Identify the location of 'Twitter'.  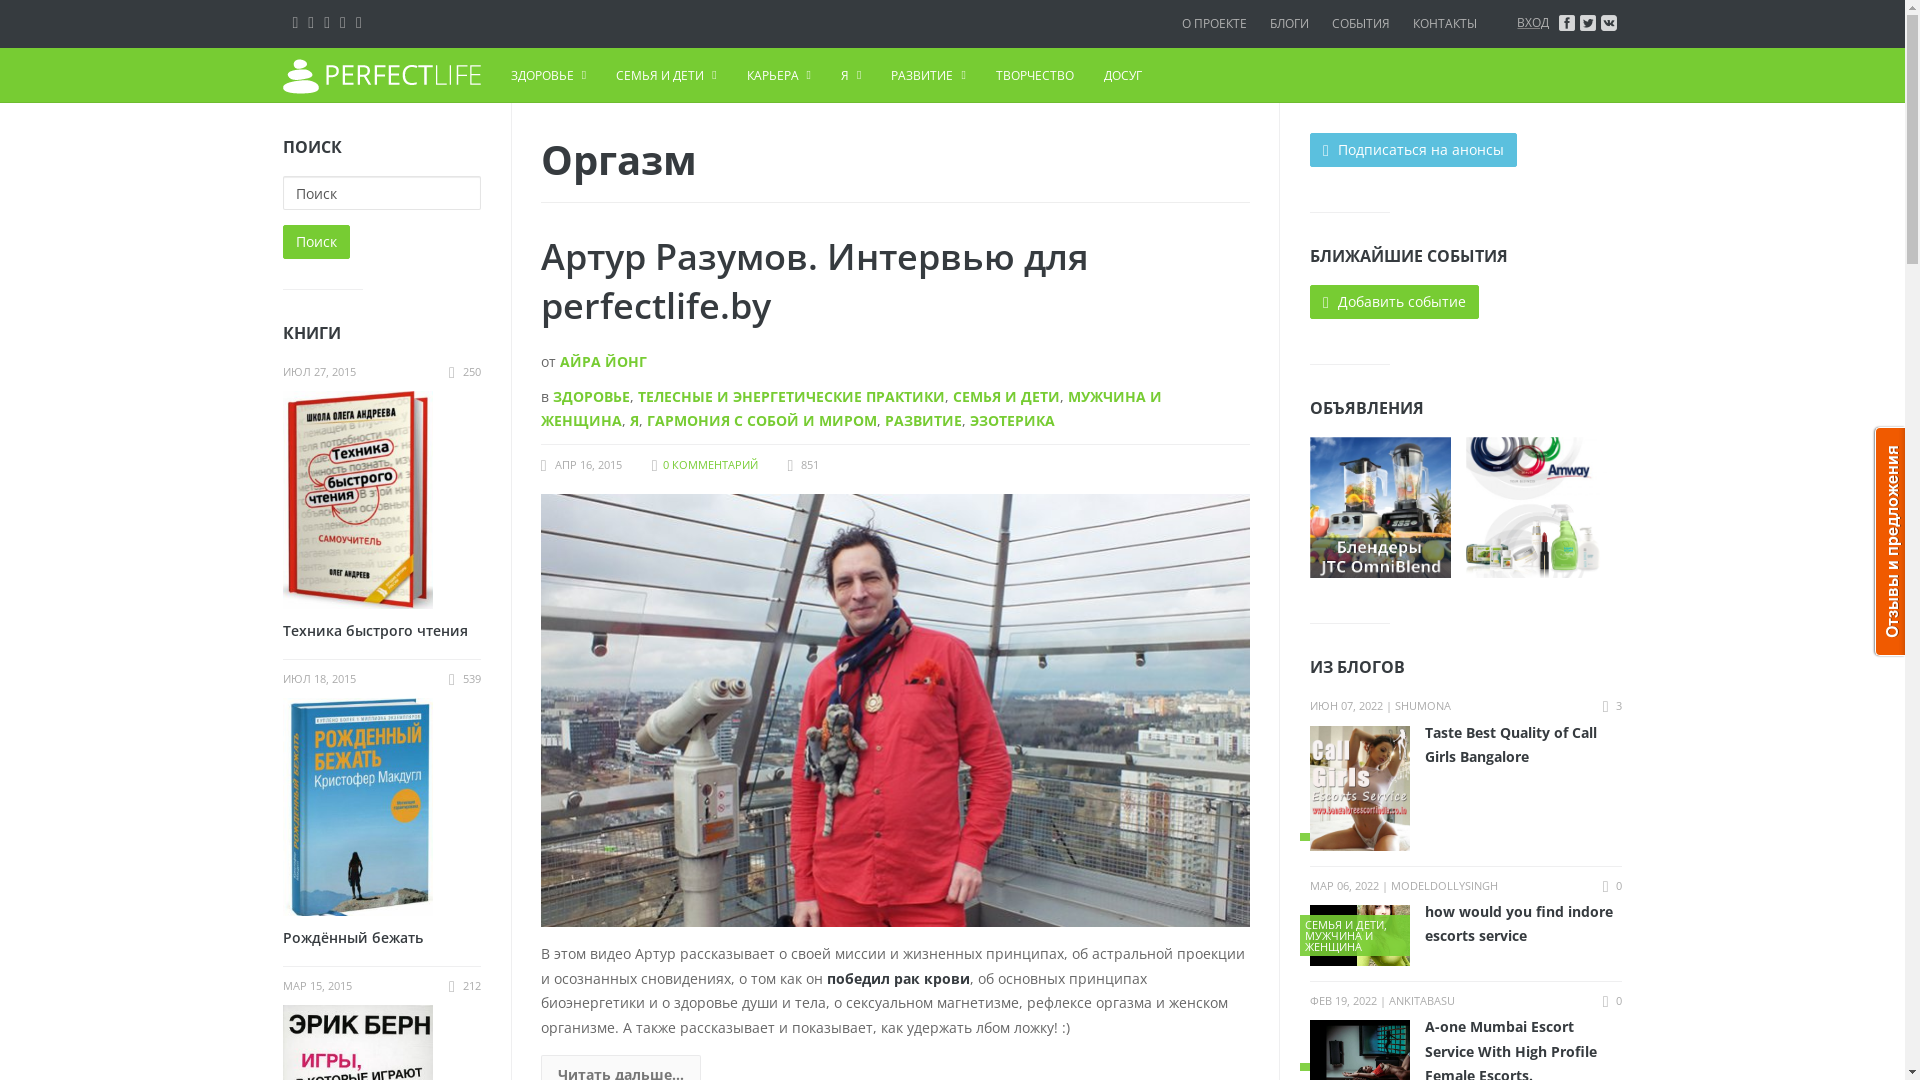
(326, 21).